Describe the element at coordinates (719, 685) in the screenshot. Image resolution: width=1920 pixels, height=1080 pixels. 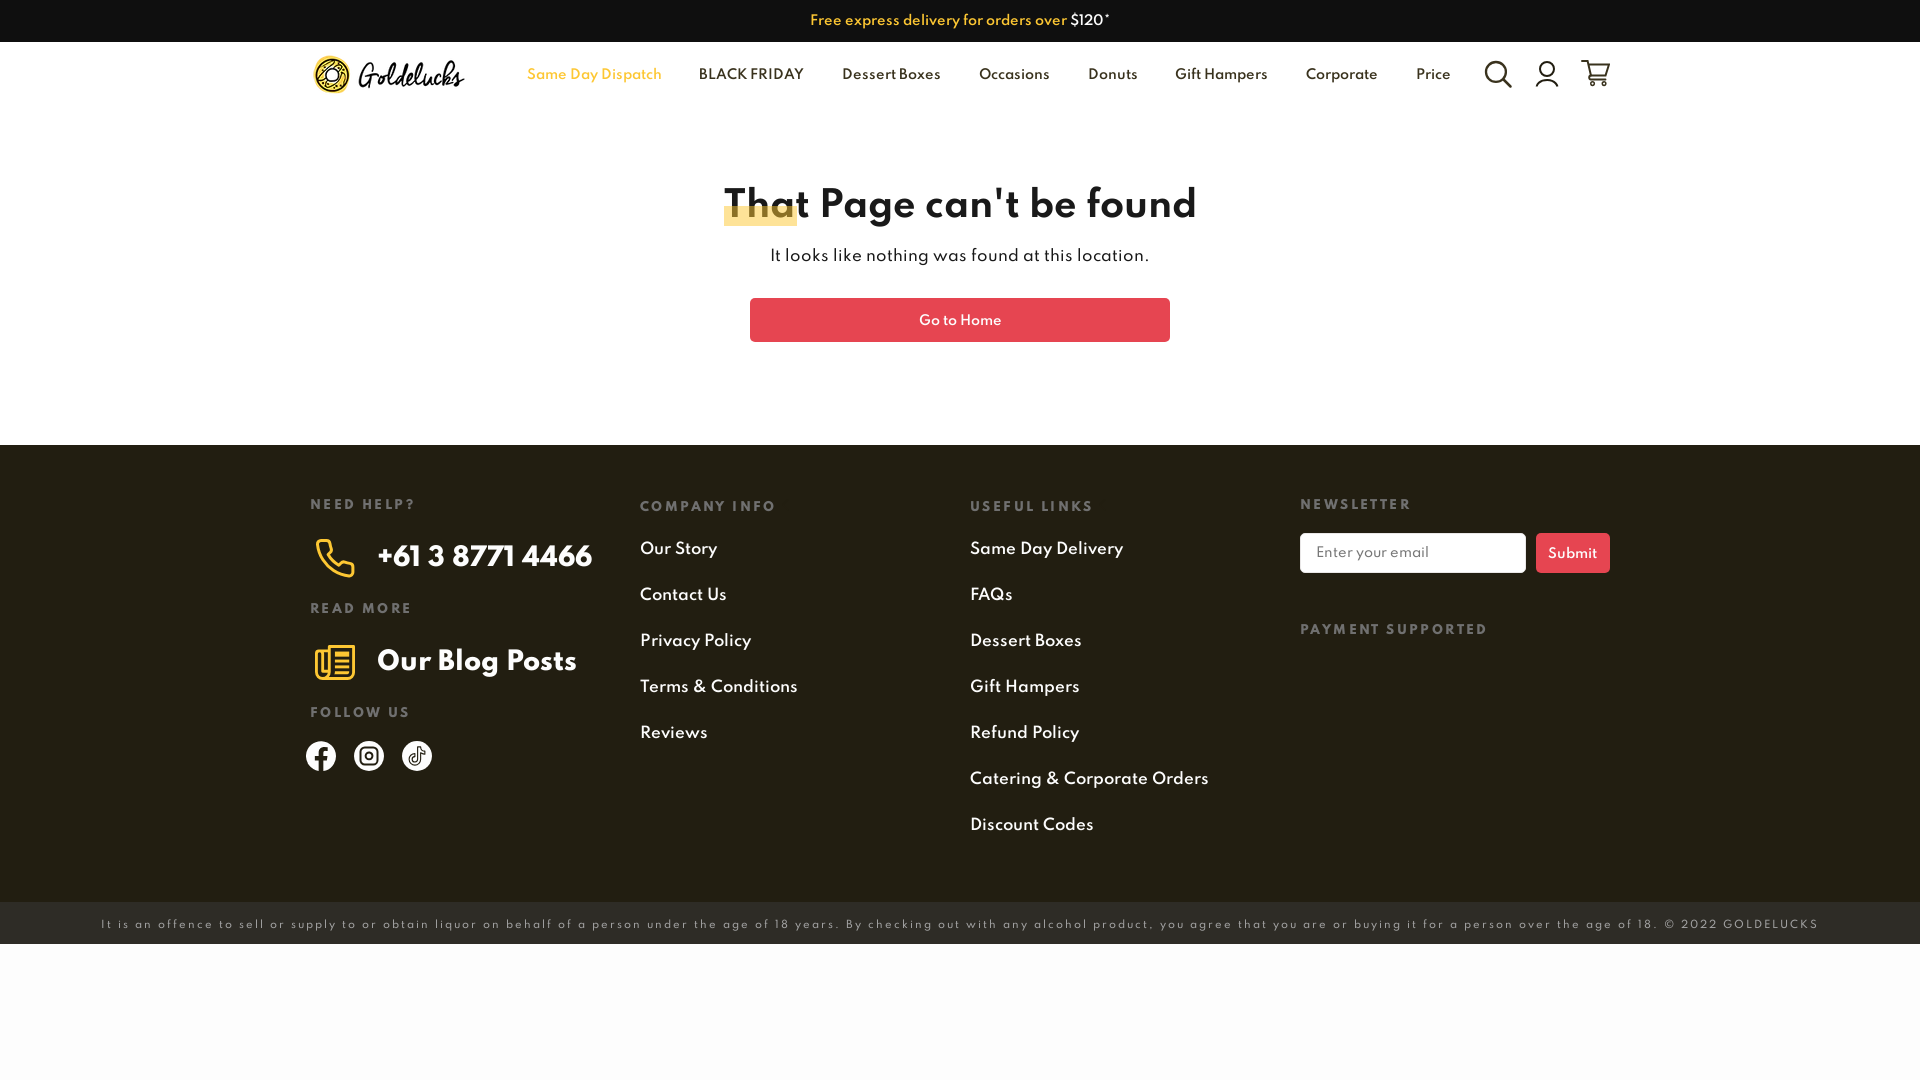
I see `'Terms & Conditions'` at that location.